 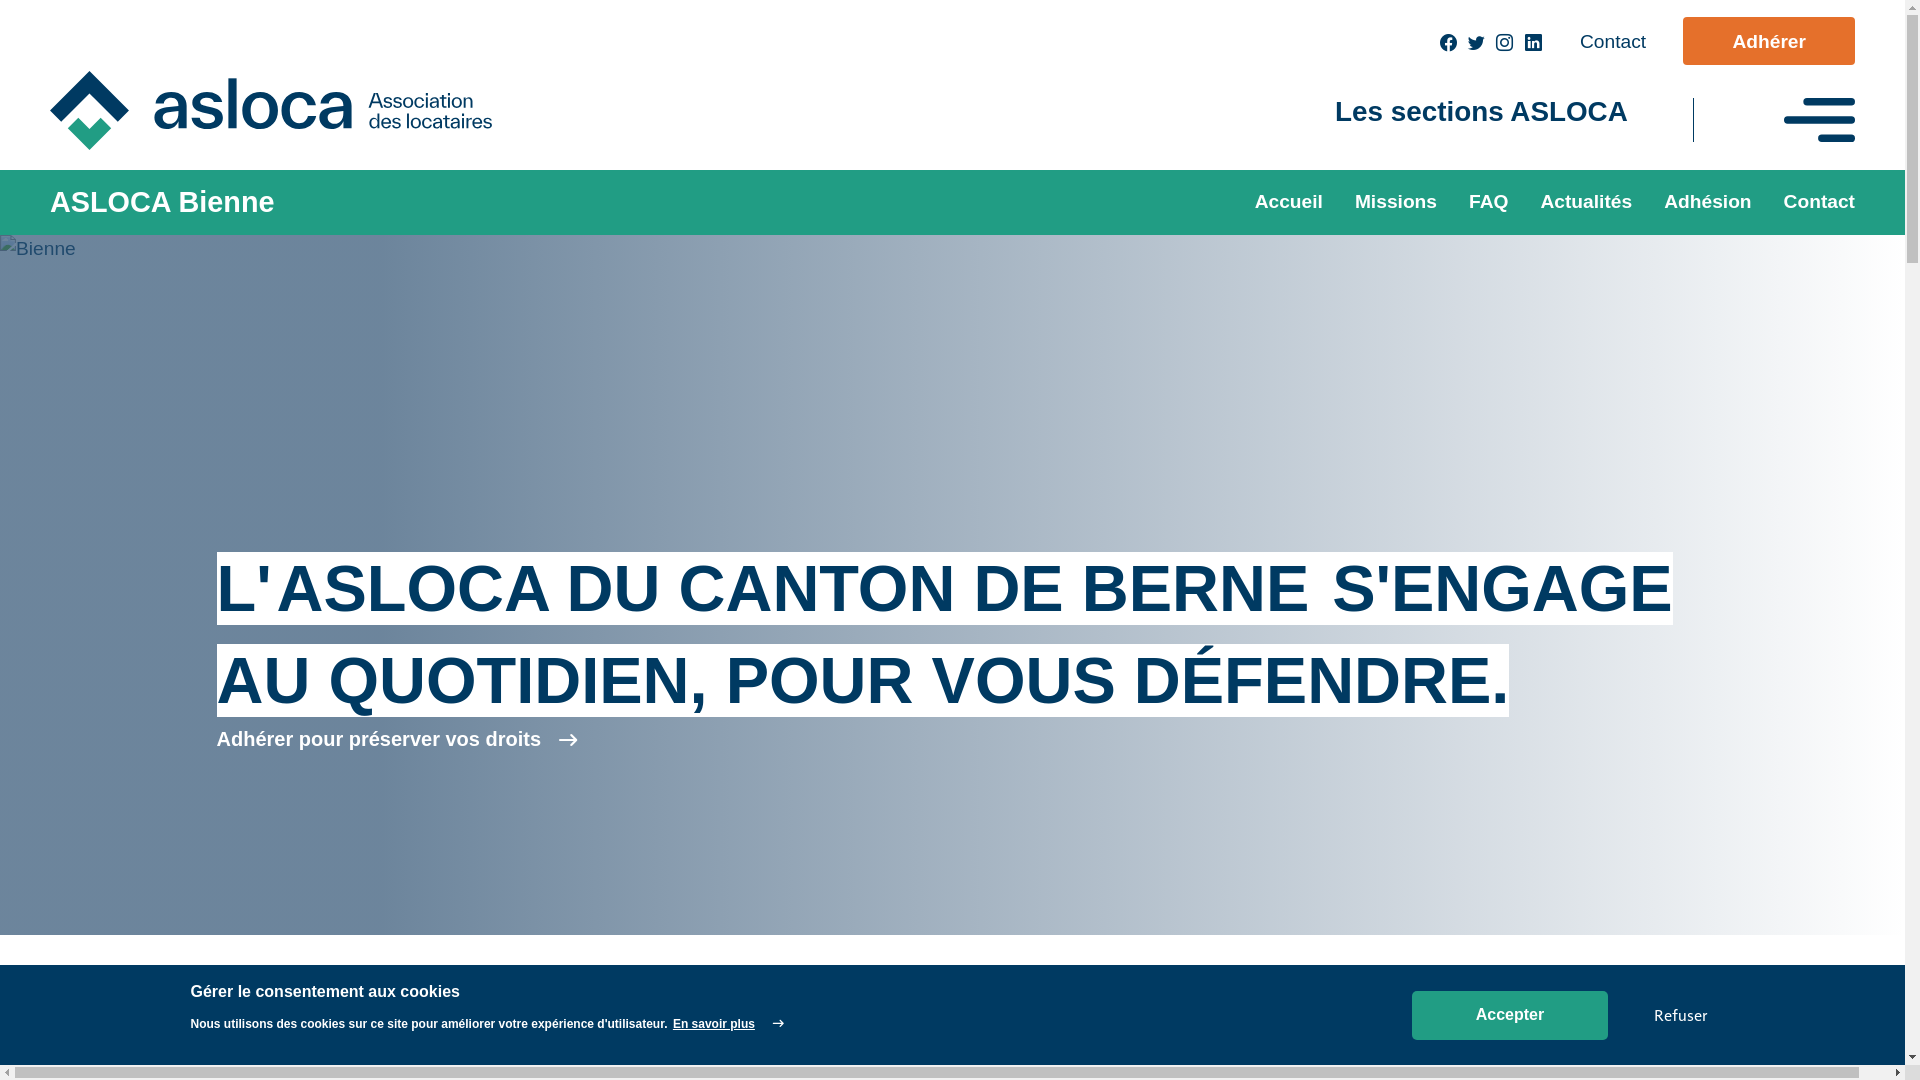 I want to click on 'Missions', so click(x=1339, y=202).